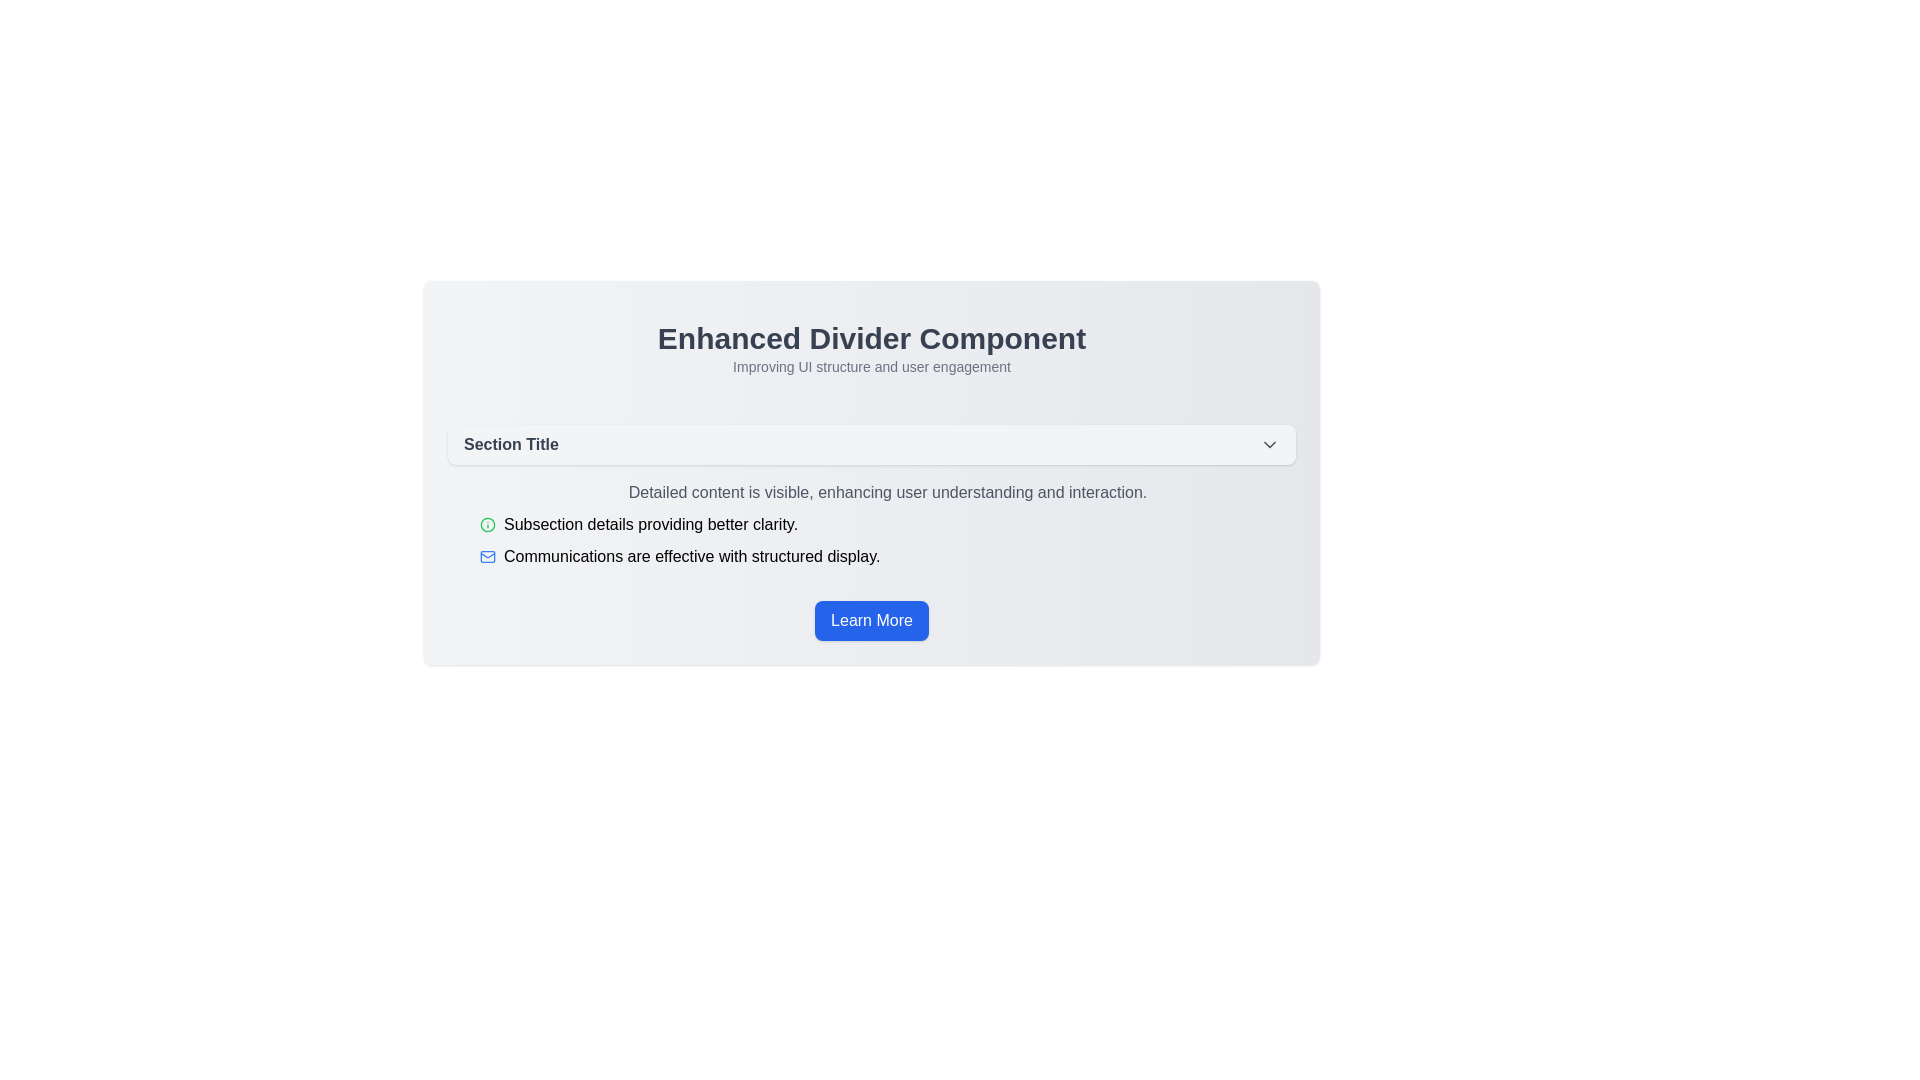  What do you see at coordinates (488, 523) in the screenshot?
I see `the graphical SVG circle element that is part of an informational icon near the header of the subsections list to interact with it` at bounding box center [488, 523].